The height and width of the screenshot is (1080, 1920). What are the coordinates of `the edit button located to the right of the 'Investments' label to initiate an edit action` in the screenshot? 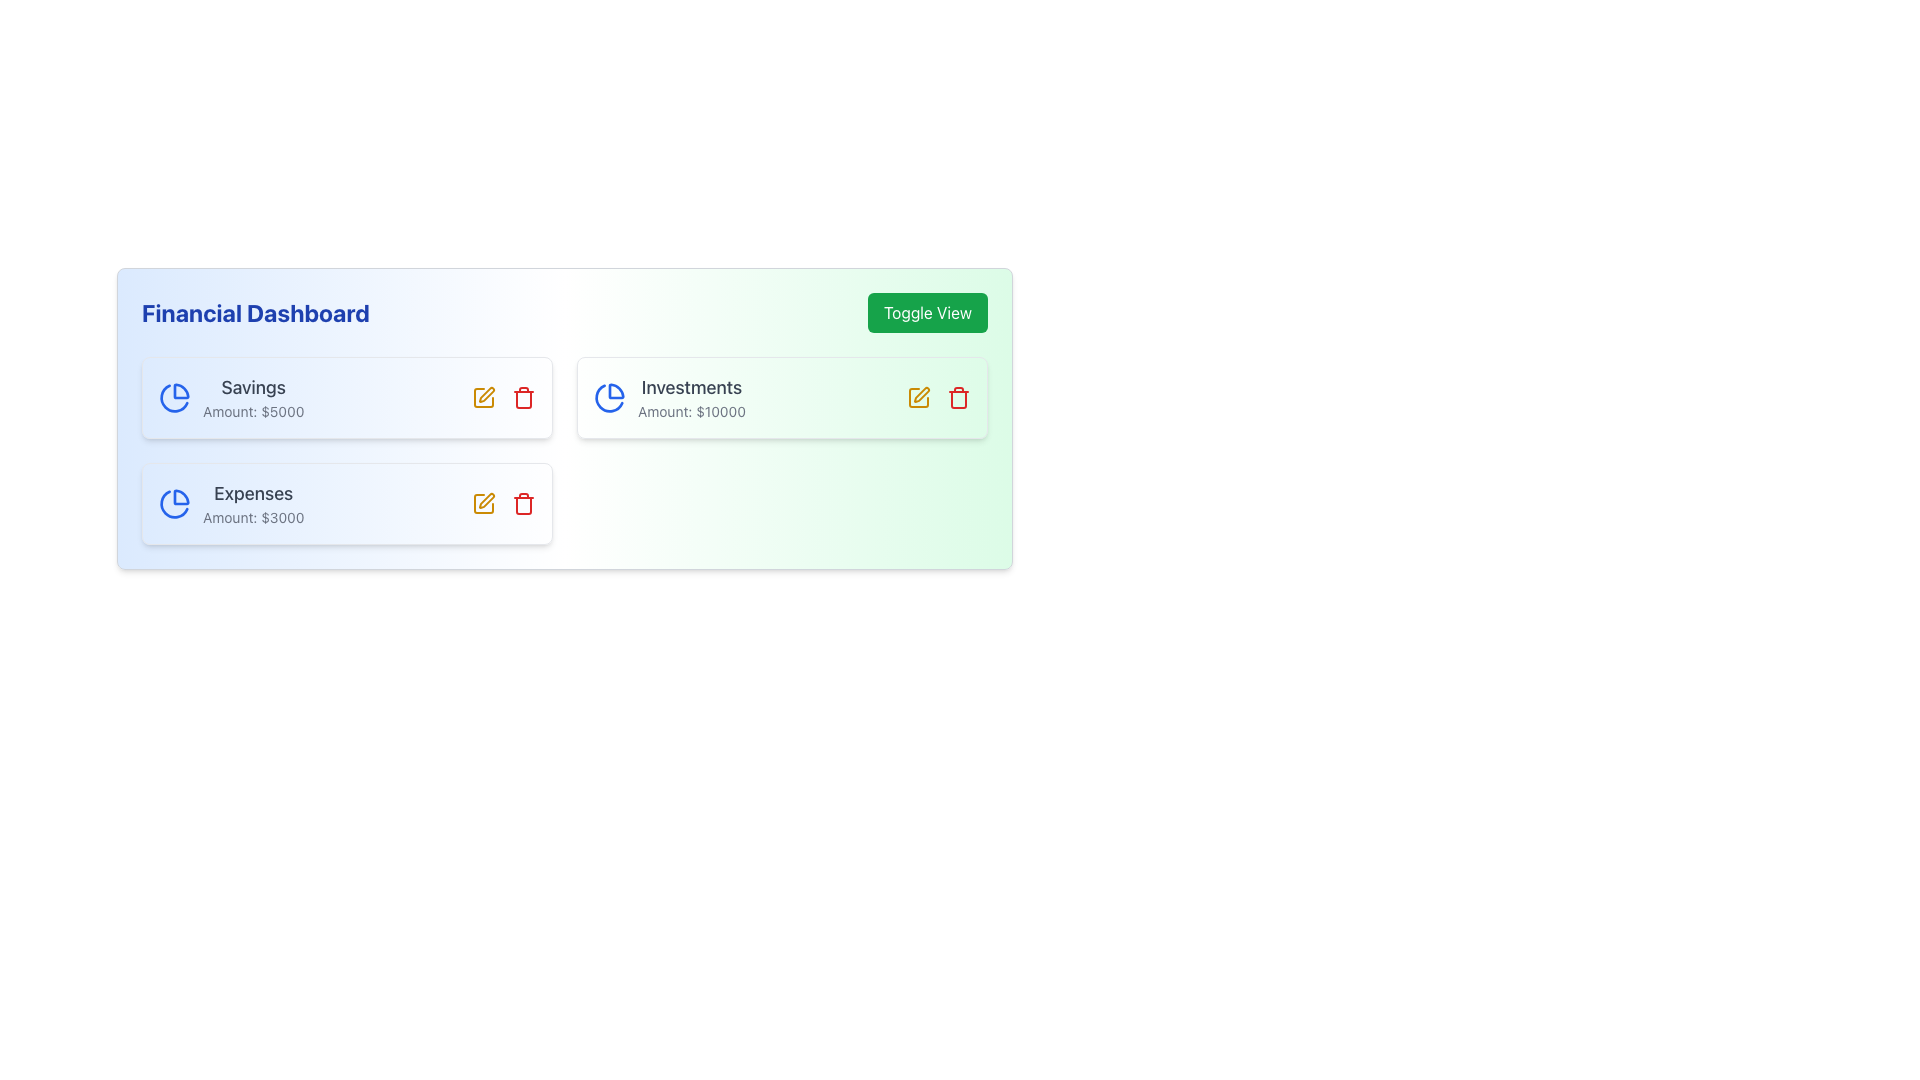 It's located at (917, 397).